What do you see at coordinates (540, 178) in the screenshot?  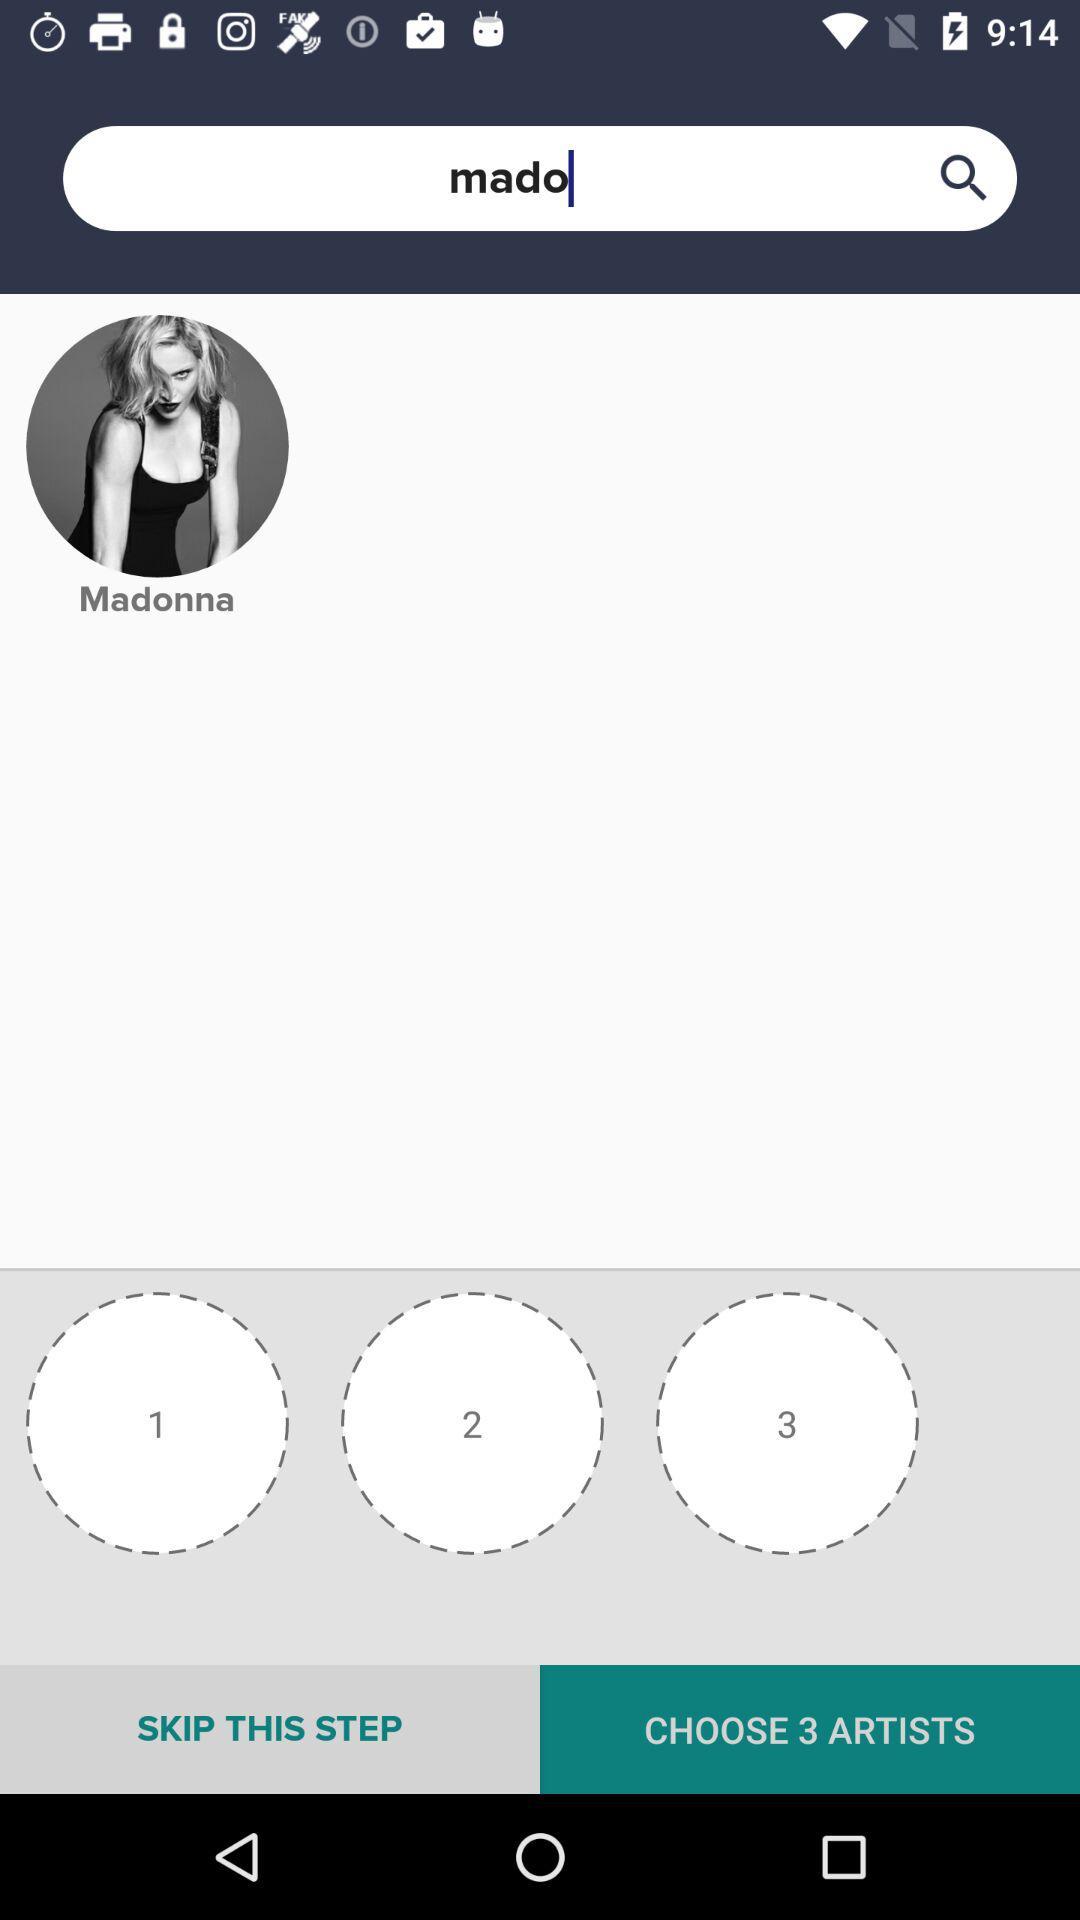 I see `the mado icon` at bounding box center [540, 178].